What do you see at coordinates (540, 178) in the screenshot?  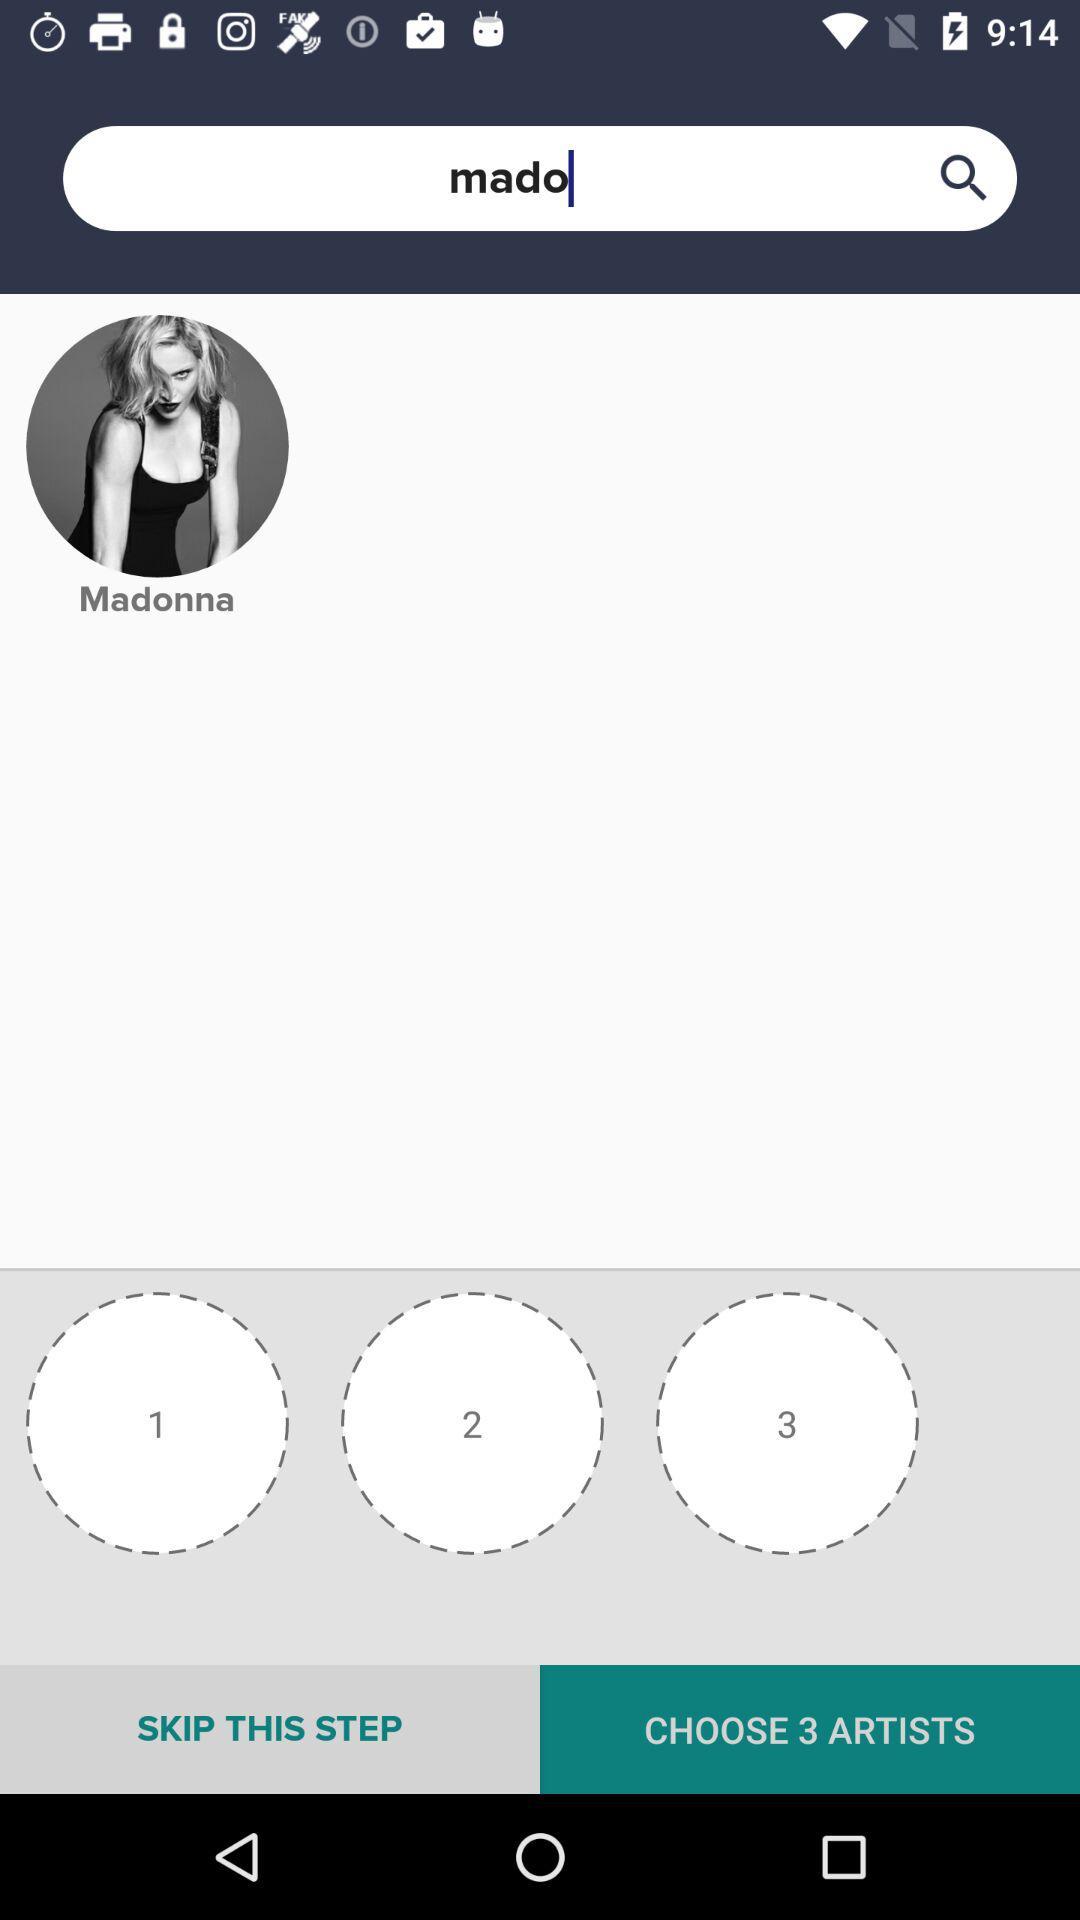 I see `the mado icon` at bounding box center [540, 178].